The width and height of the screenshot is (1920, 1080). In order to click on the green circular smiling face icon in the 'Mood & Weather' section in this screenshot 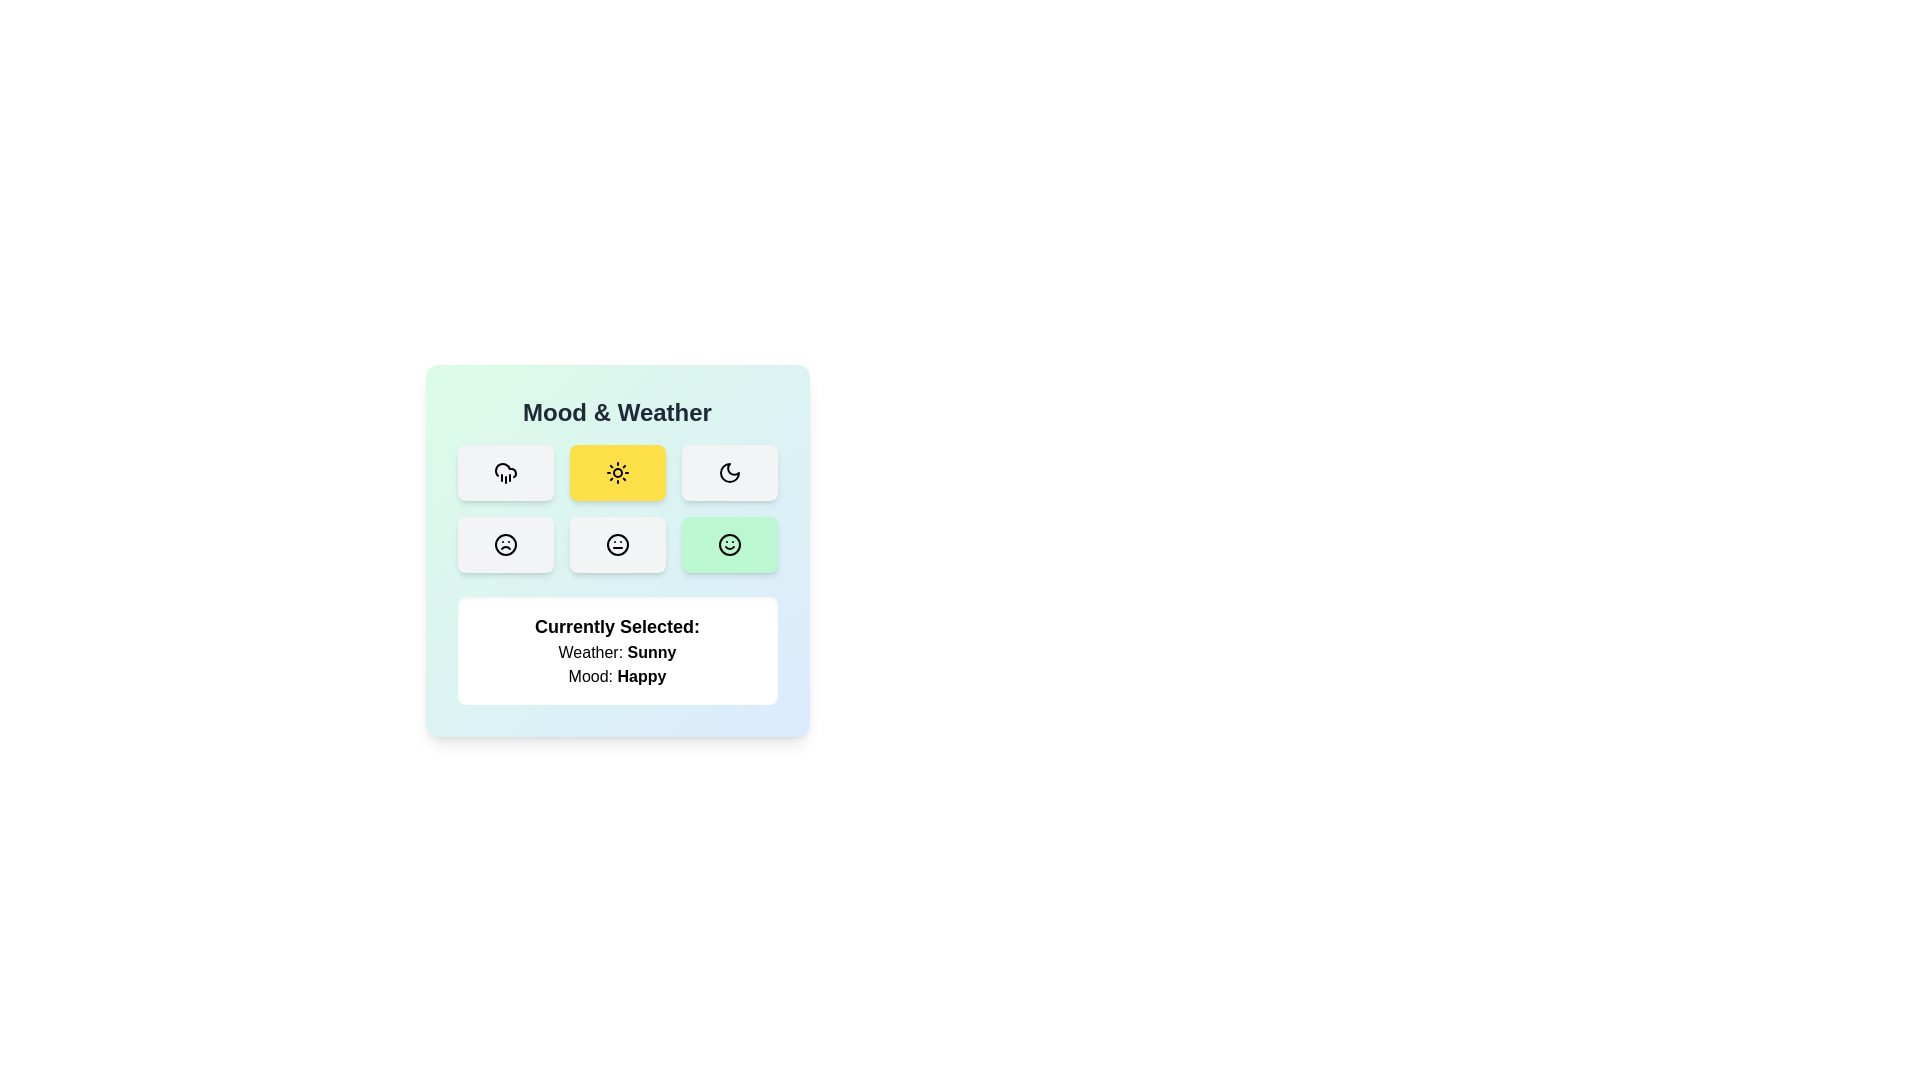, I will do `click(728, 544)`.